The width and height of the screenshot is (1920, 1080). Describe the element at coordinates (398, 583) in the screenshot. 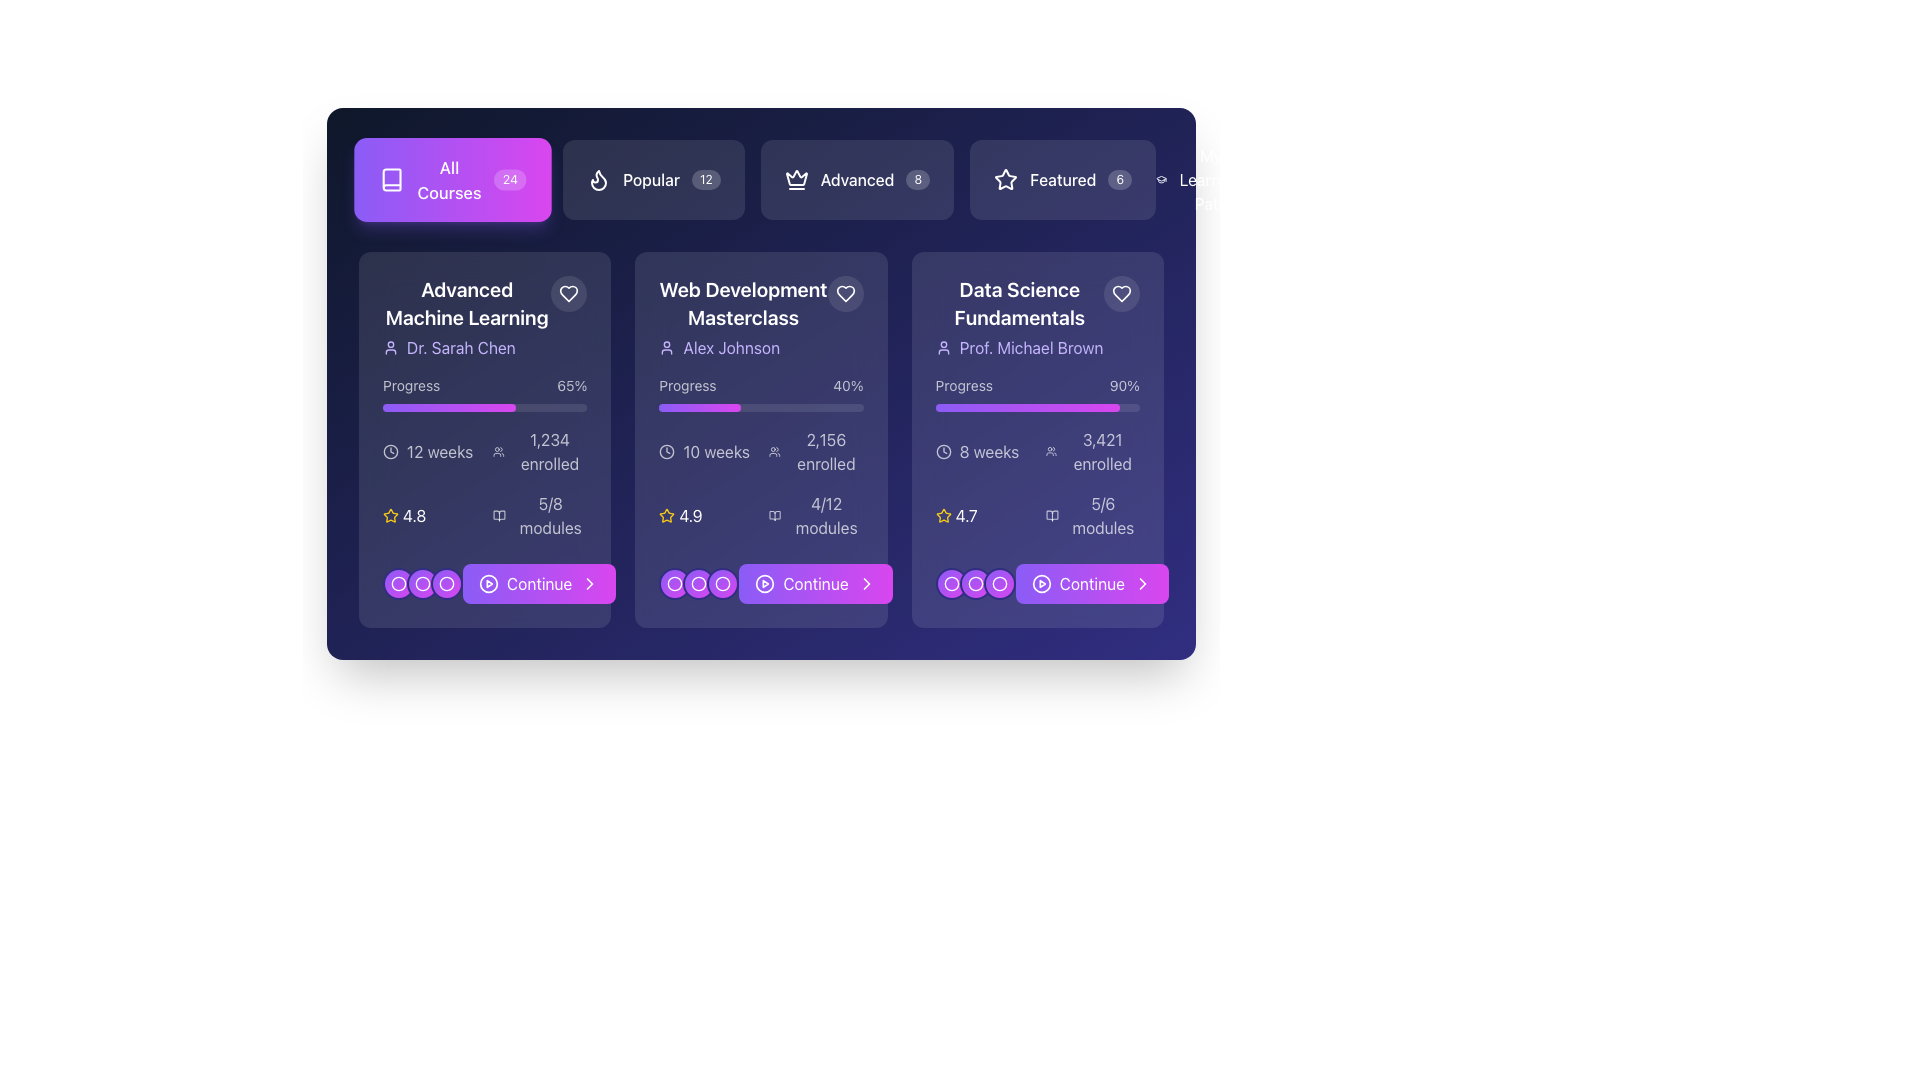

I see `the SVG icon representing an action` at that location.